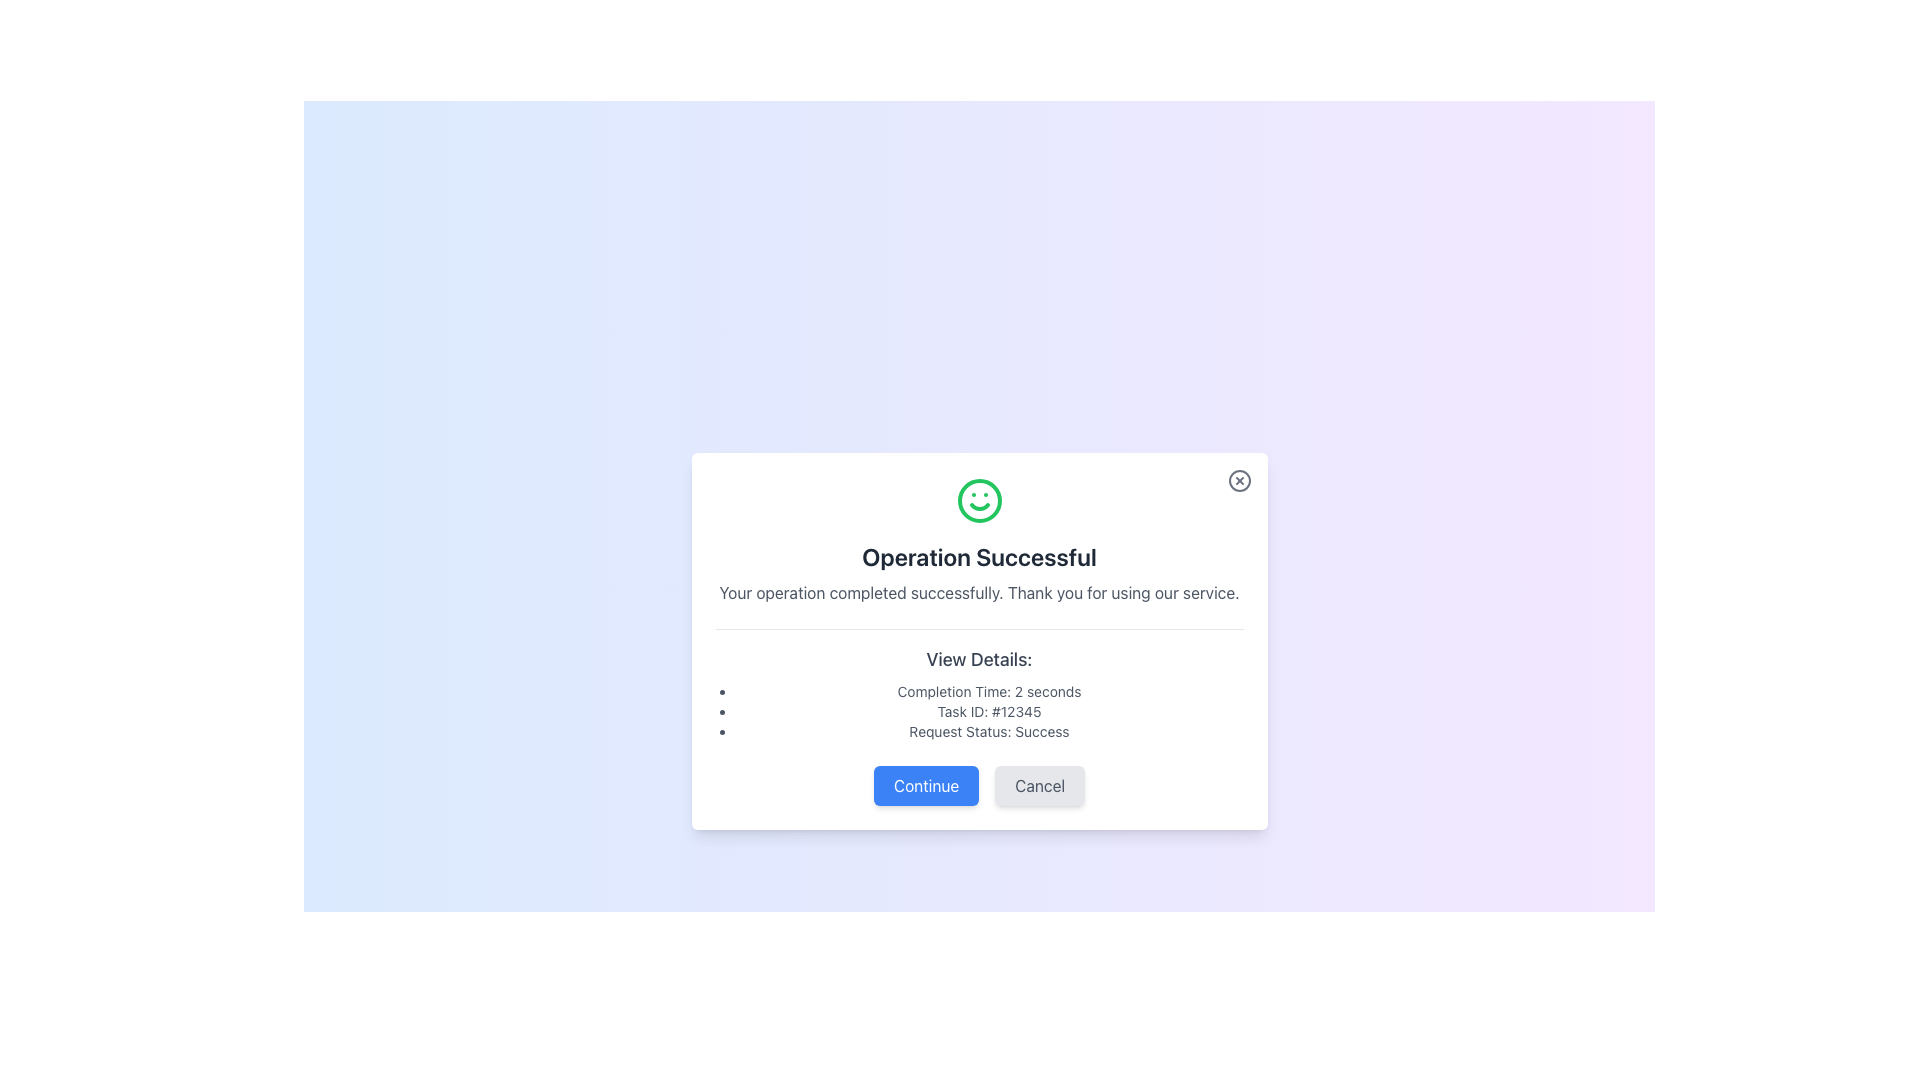  I want to click on the 'Task ID: #12345' text element, which is the second item in a bullet-pointed list within a modal window, so click(989, 710).